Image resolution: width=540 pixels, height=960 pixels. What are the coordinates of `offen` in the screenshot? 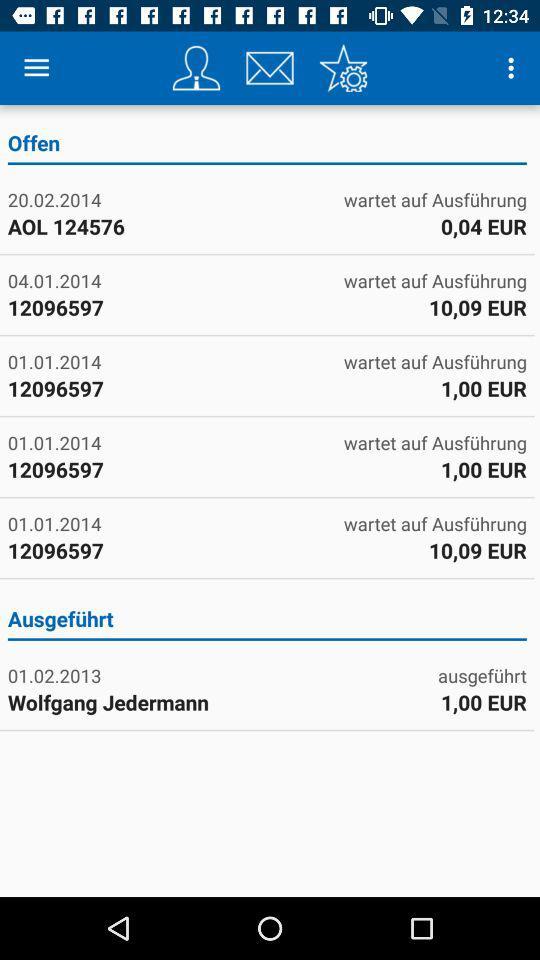 It's located at (267, 145).